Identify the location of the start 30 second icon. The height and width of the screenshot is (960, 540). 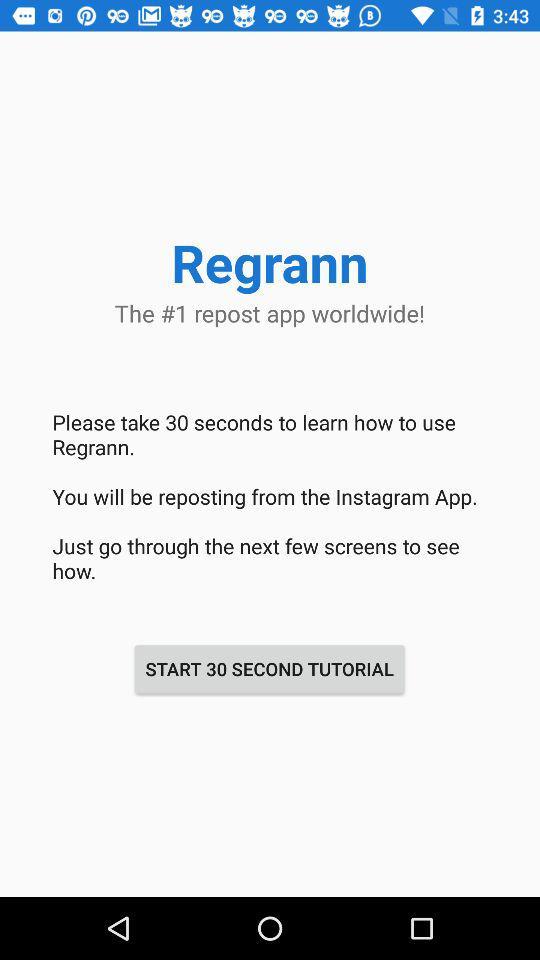
(269, 669).